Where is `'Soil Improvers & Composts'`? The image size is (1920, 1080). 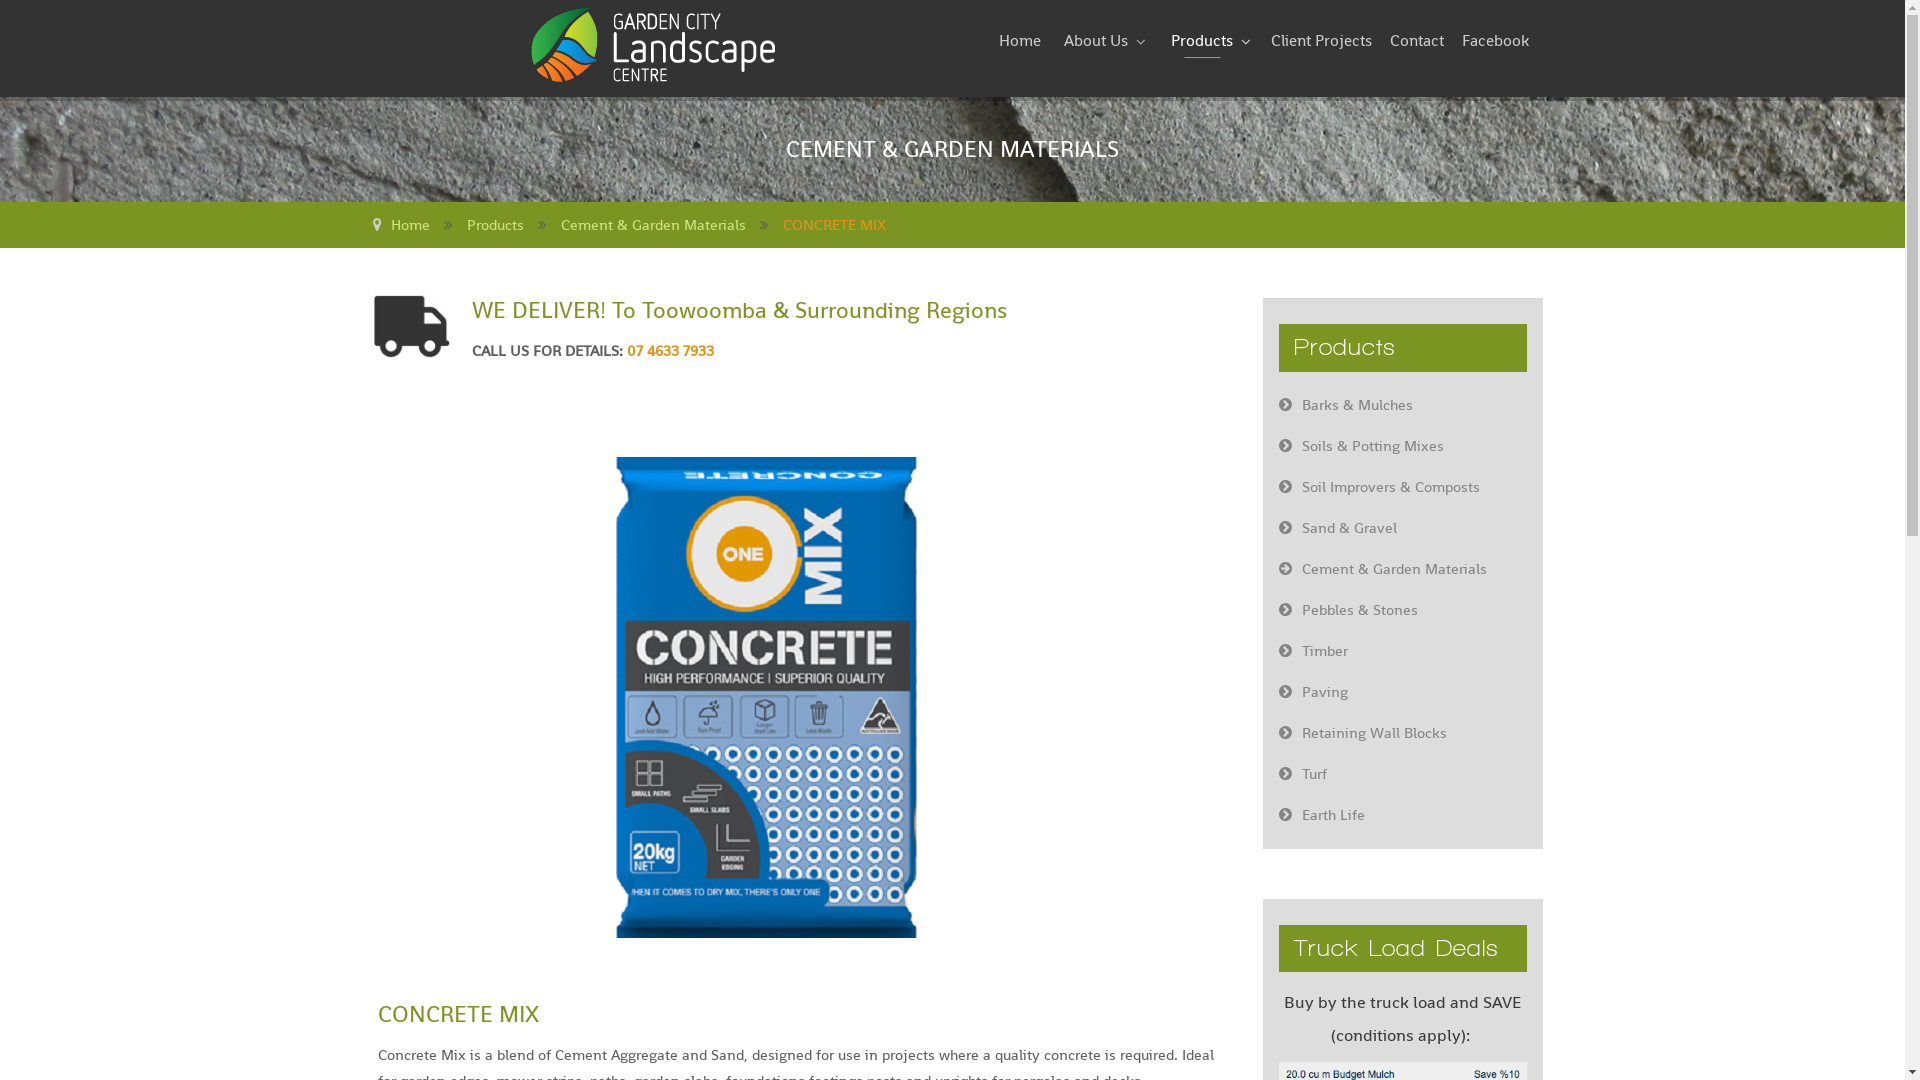 'Soil Improvers & Composts' is located at coordinates (1401, 486).